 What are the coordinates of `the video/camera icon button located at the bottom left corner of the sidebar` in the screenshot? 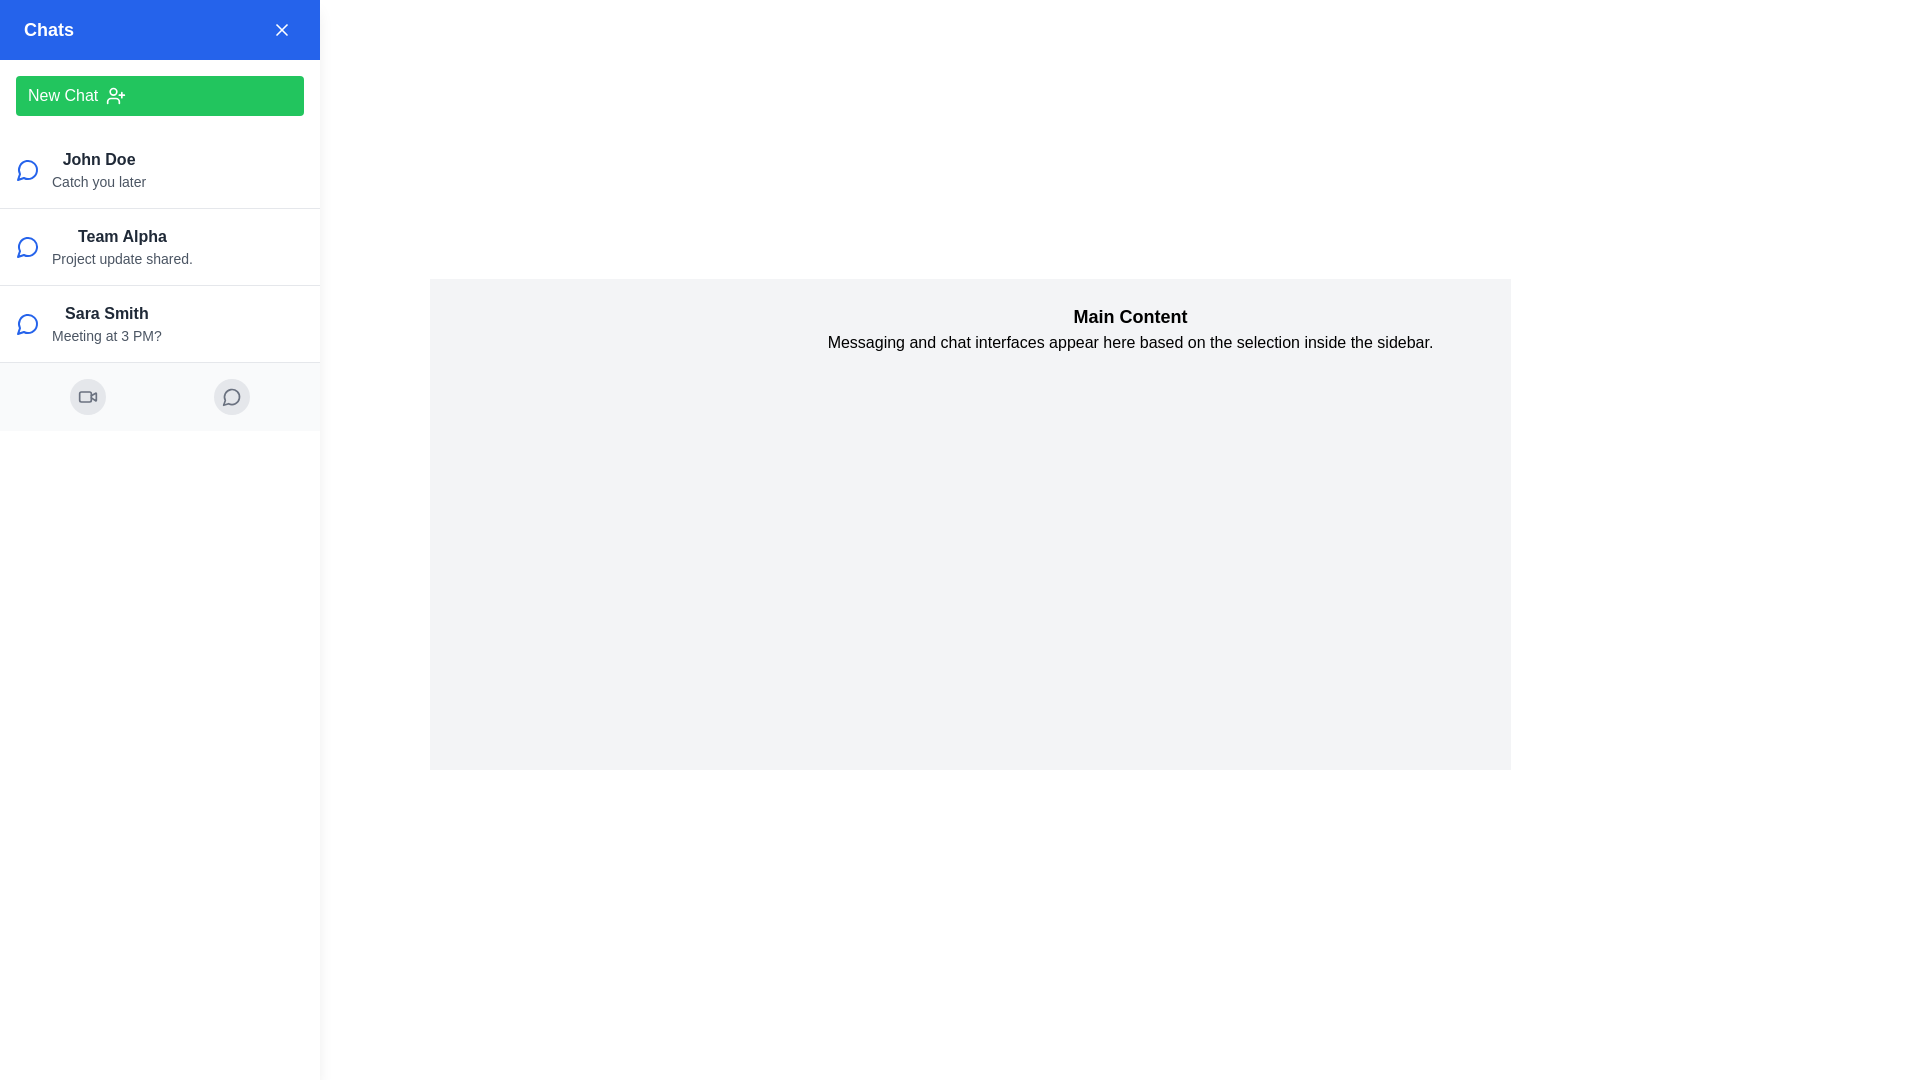 It's located at (86, 397).